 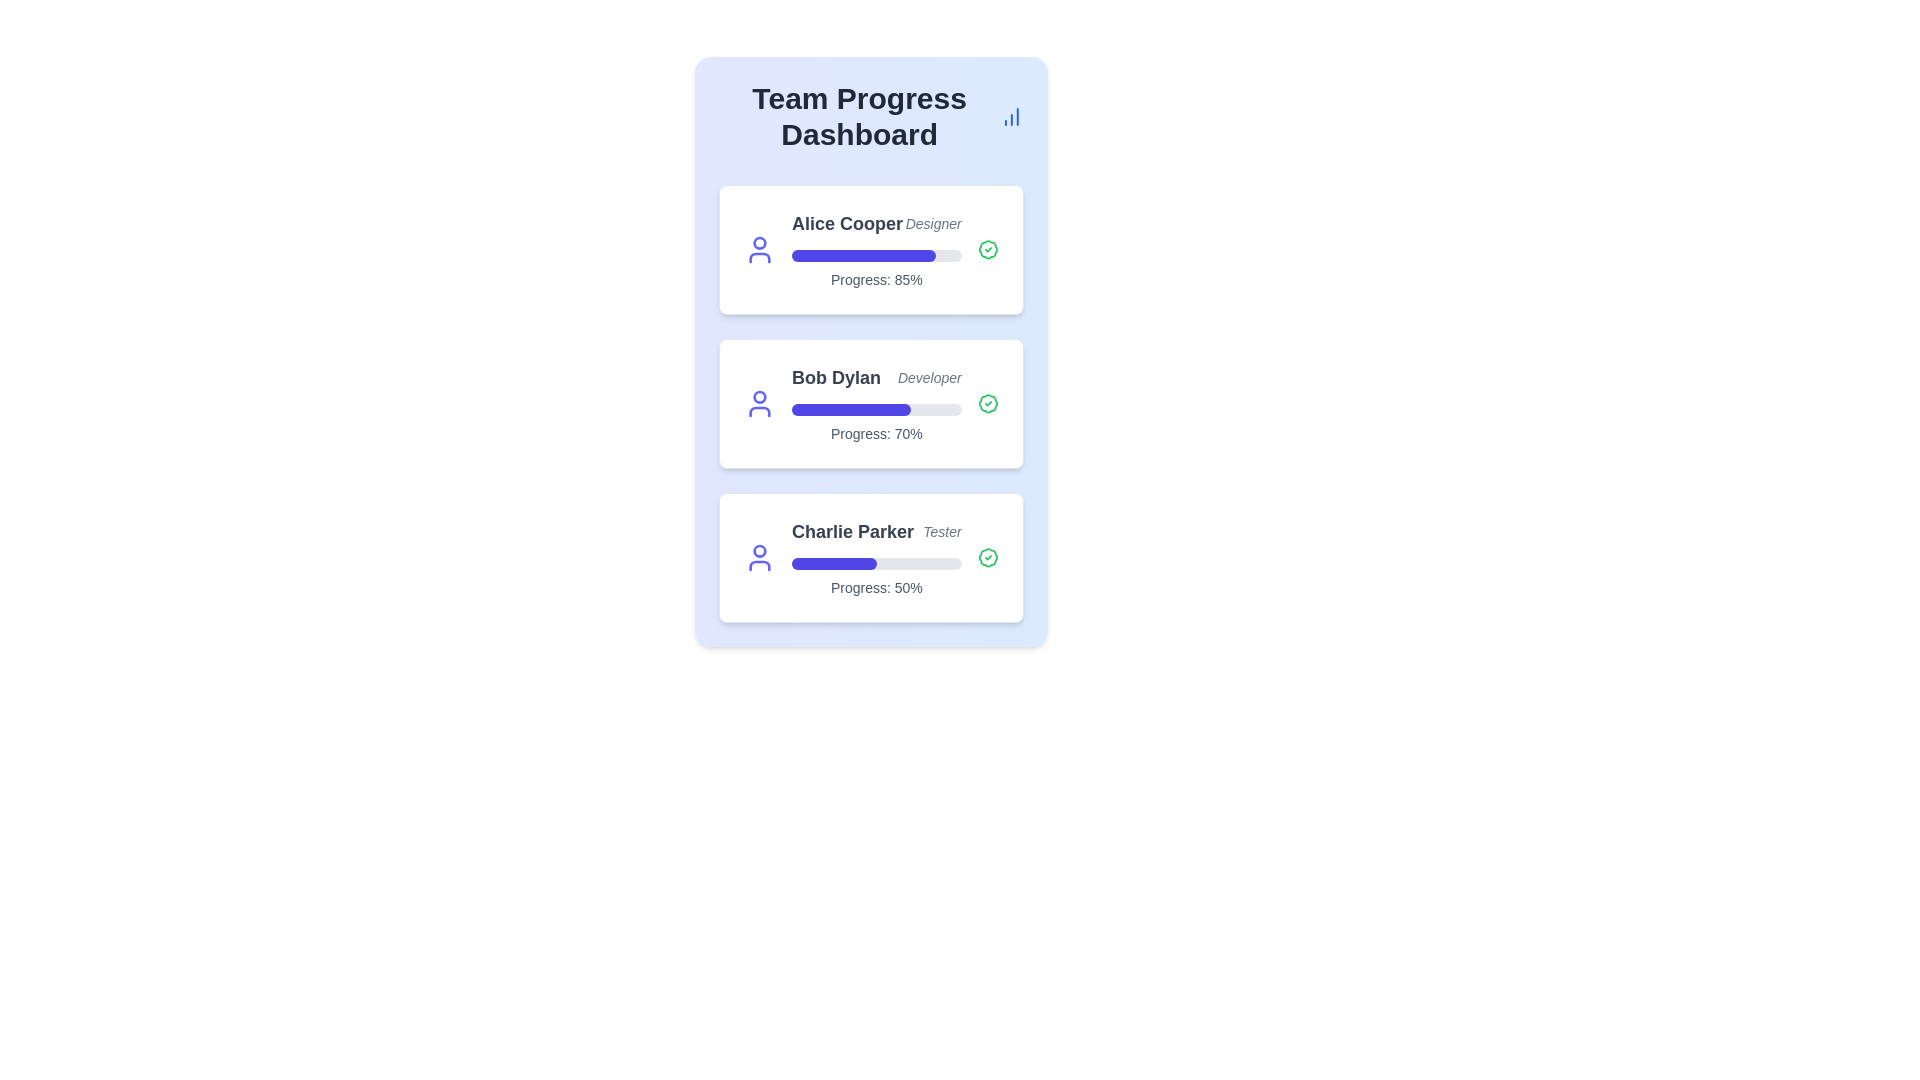 What do you see at coordinates (853, 531) in the screenshot?
I see `name displayed in the text label for individual 'Charlie Parker', located on the third card of the dashboard, just to the left of the subtitle 'Tester'` at bounding box center [853, 531].